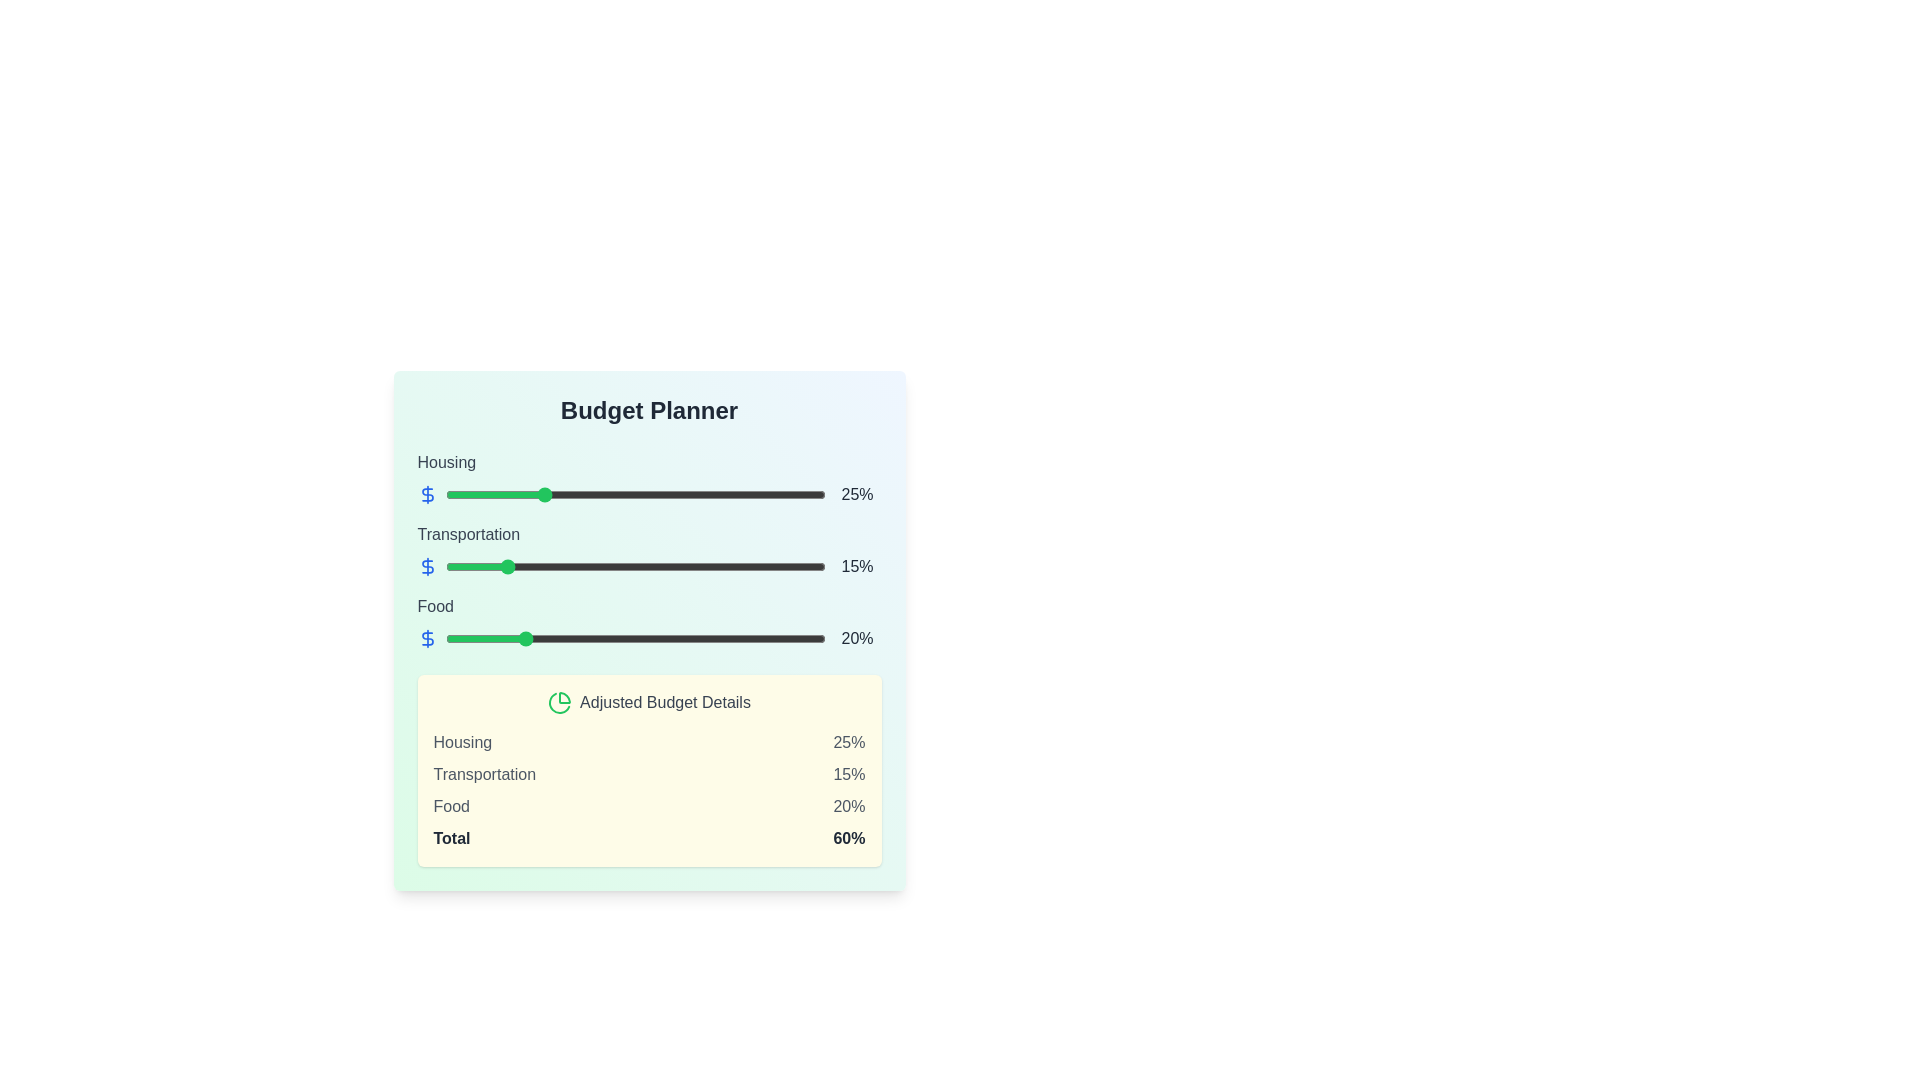 This screenshot has height=1080, width=1920. Describe the element at coordinates (634, 494) in the screenshot. I see `the range input slider located at the topmost position, which aligns with the 'Housing' label on the left and shows '25%' on the right` at that location.